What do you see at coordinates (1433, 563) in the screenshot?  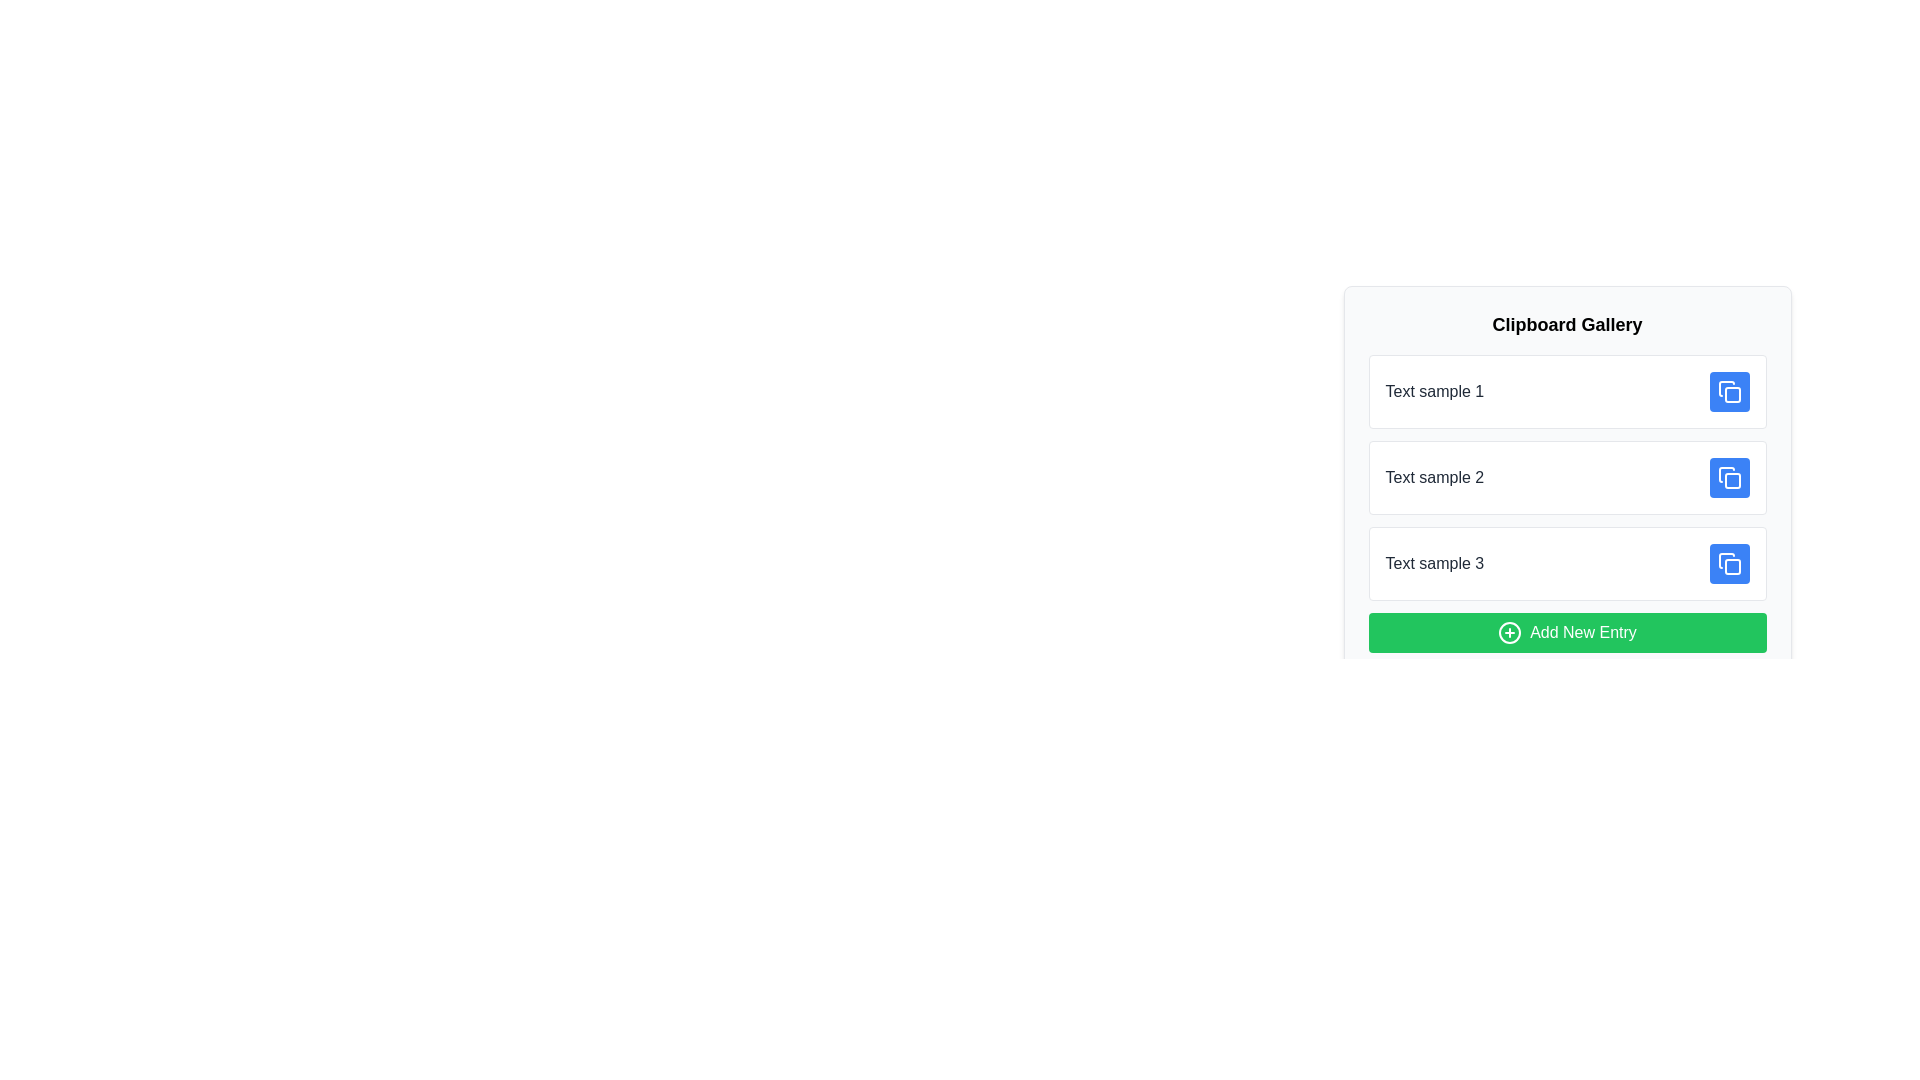 I see `the text label reading 'Text sample 3' which is displayed in a medium-weight font with a dark gray color, located in the third card of a vertical list of cards` at bounding box center [1433, 563].